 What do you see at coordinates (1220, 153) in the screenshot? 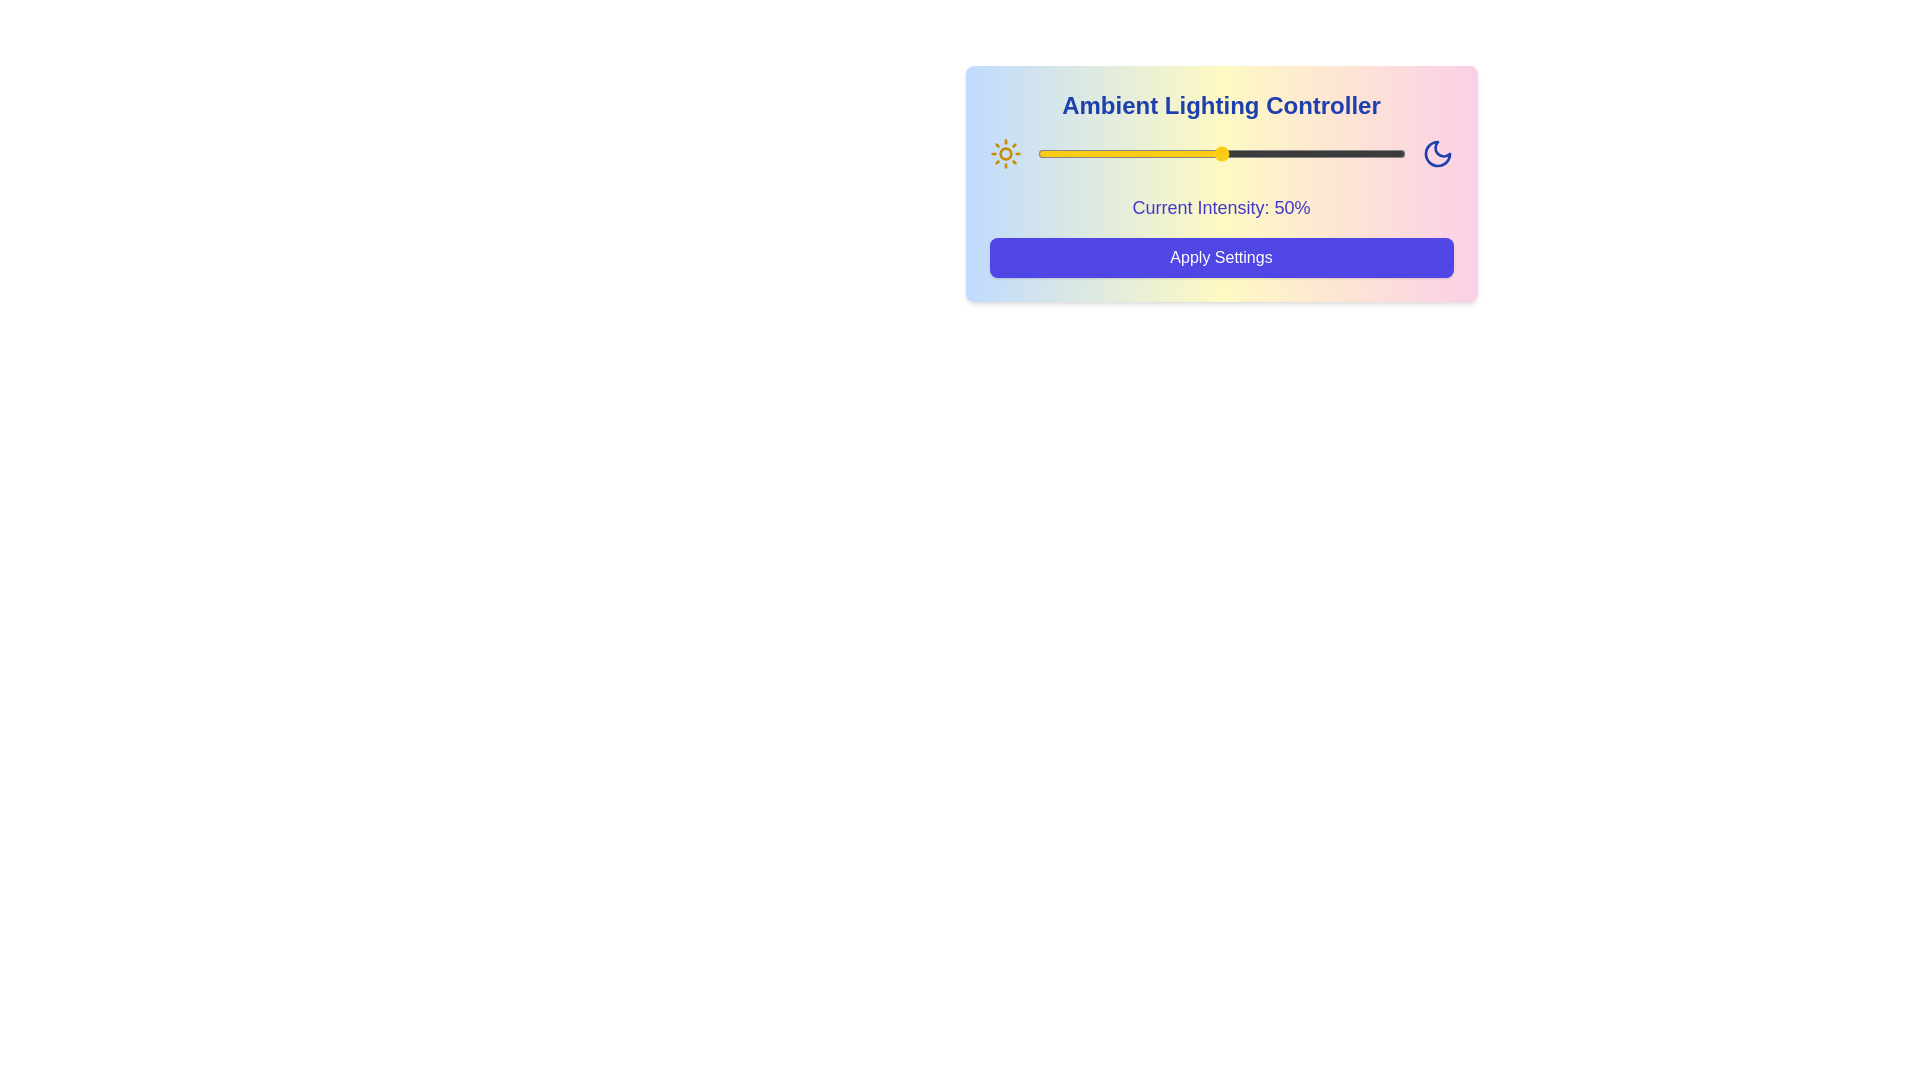
I see `the lighting intensity to 50% using the slider` at bounding box center [1220, 153].